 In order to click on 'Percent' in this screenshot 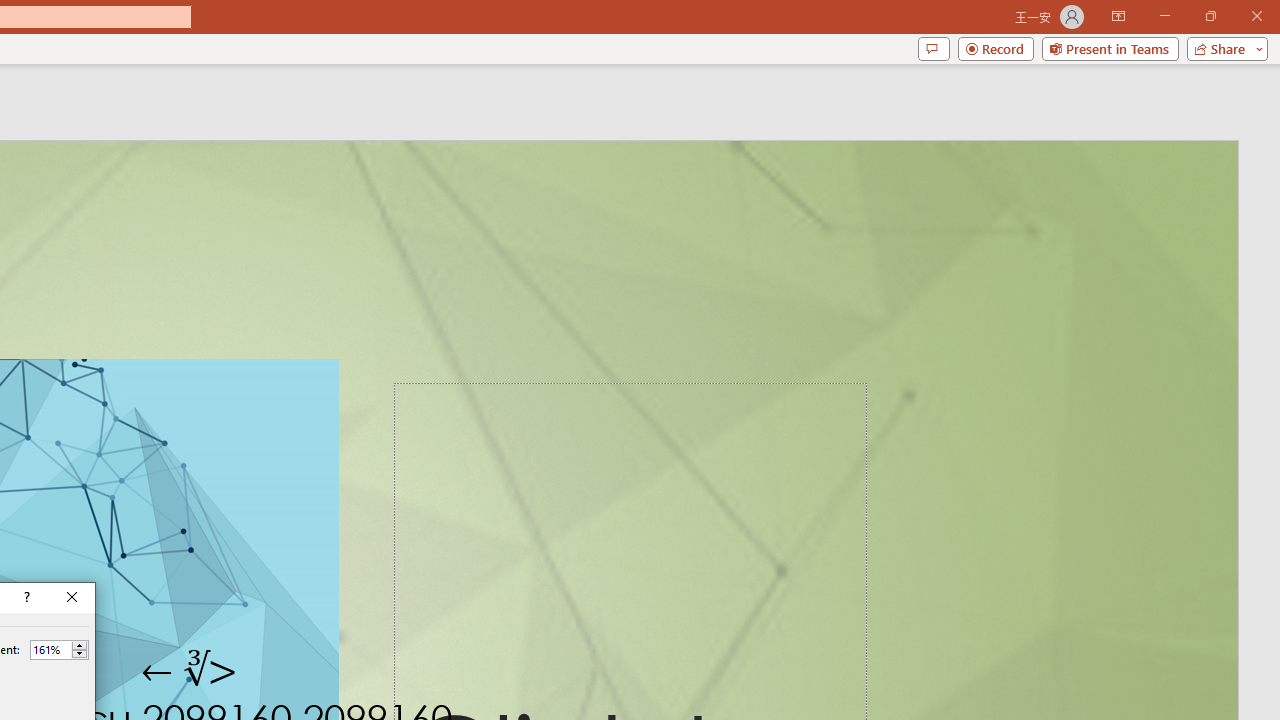, I will do `click(50, 649)`.